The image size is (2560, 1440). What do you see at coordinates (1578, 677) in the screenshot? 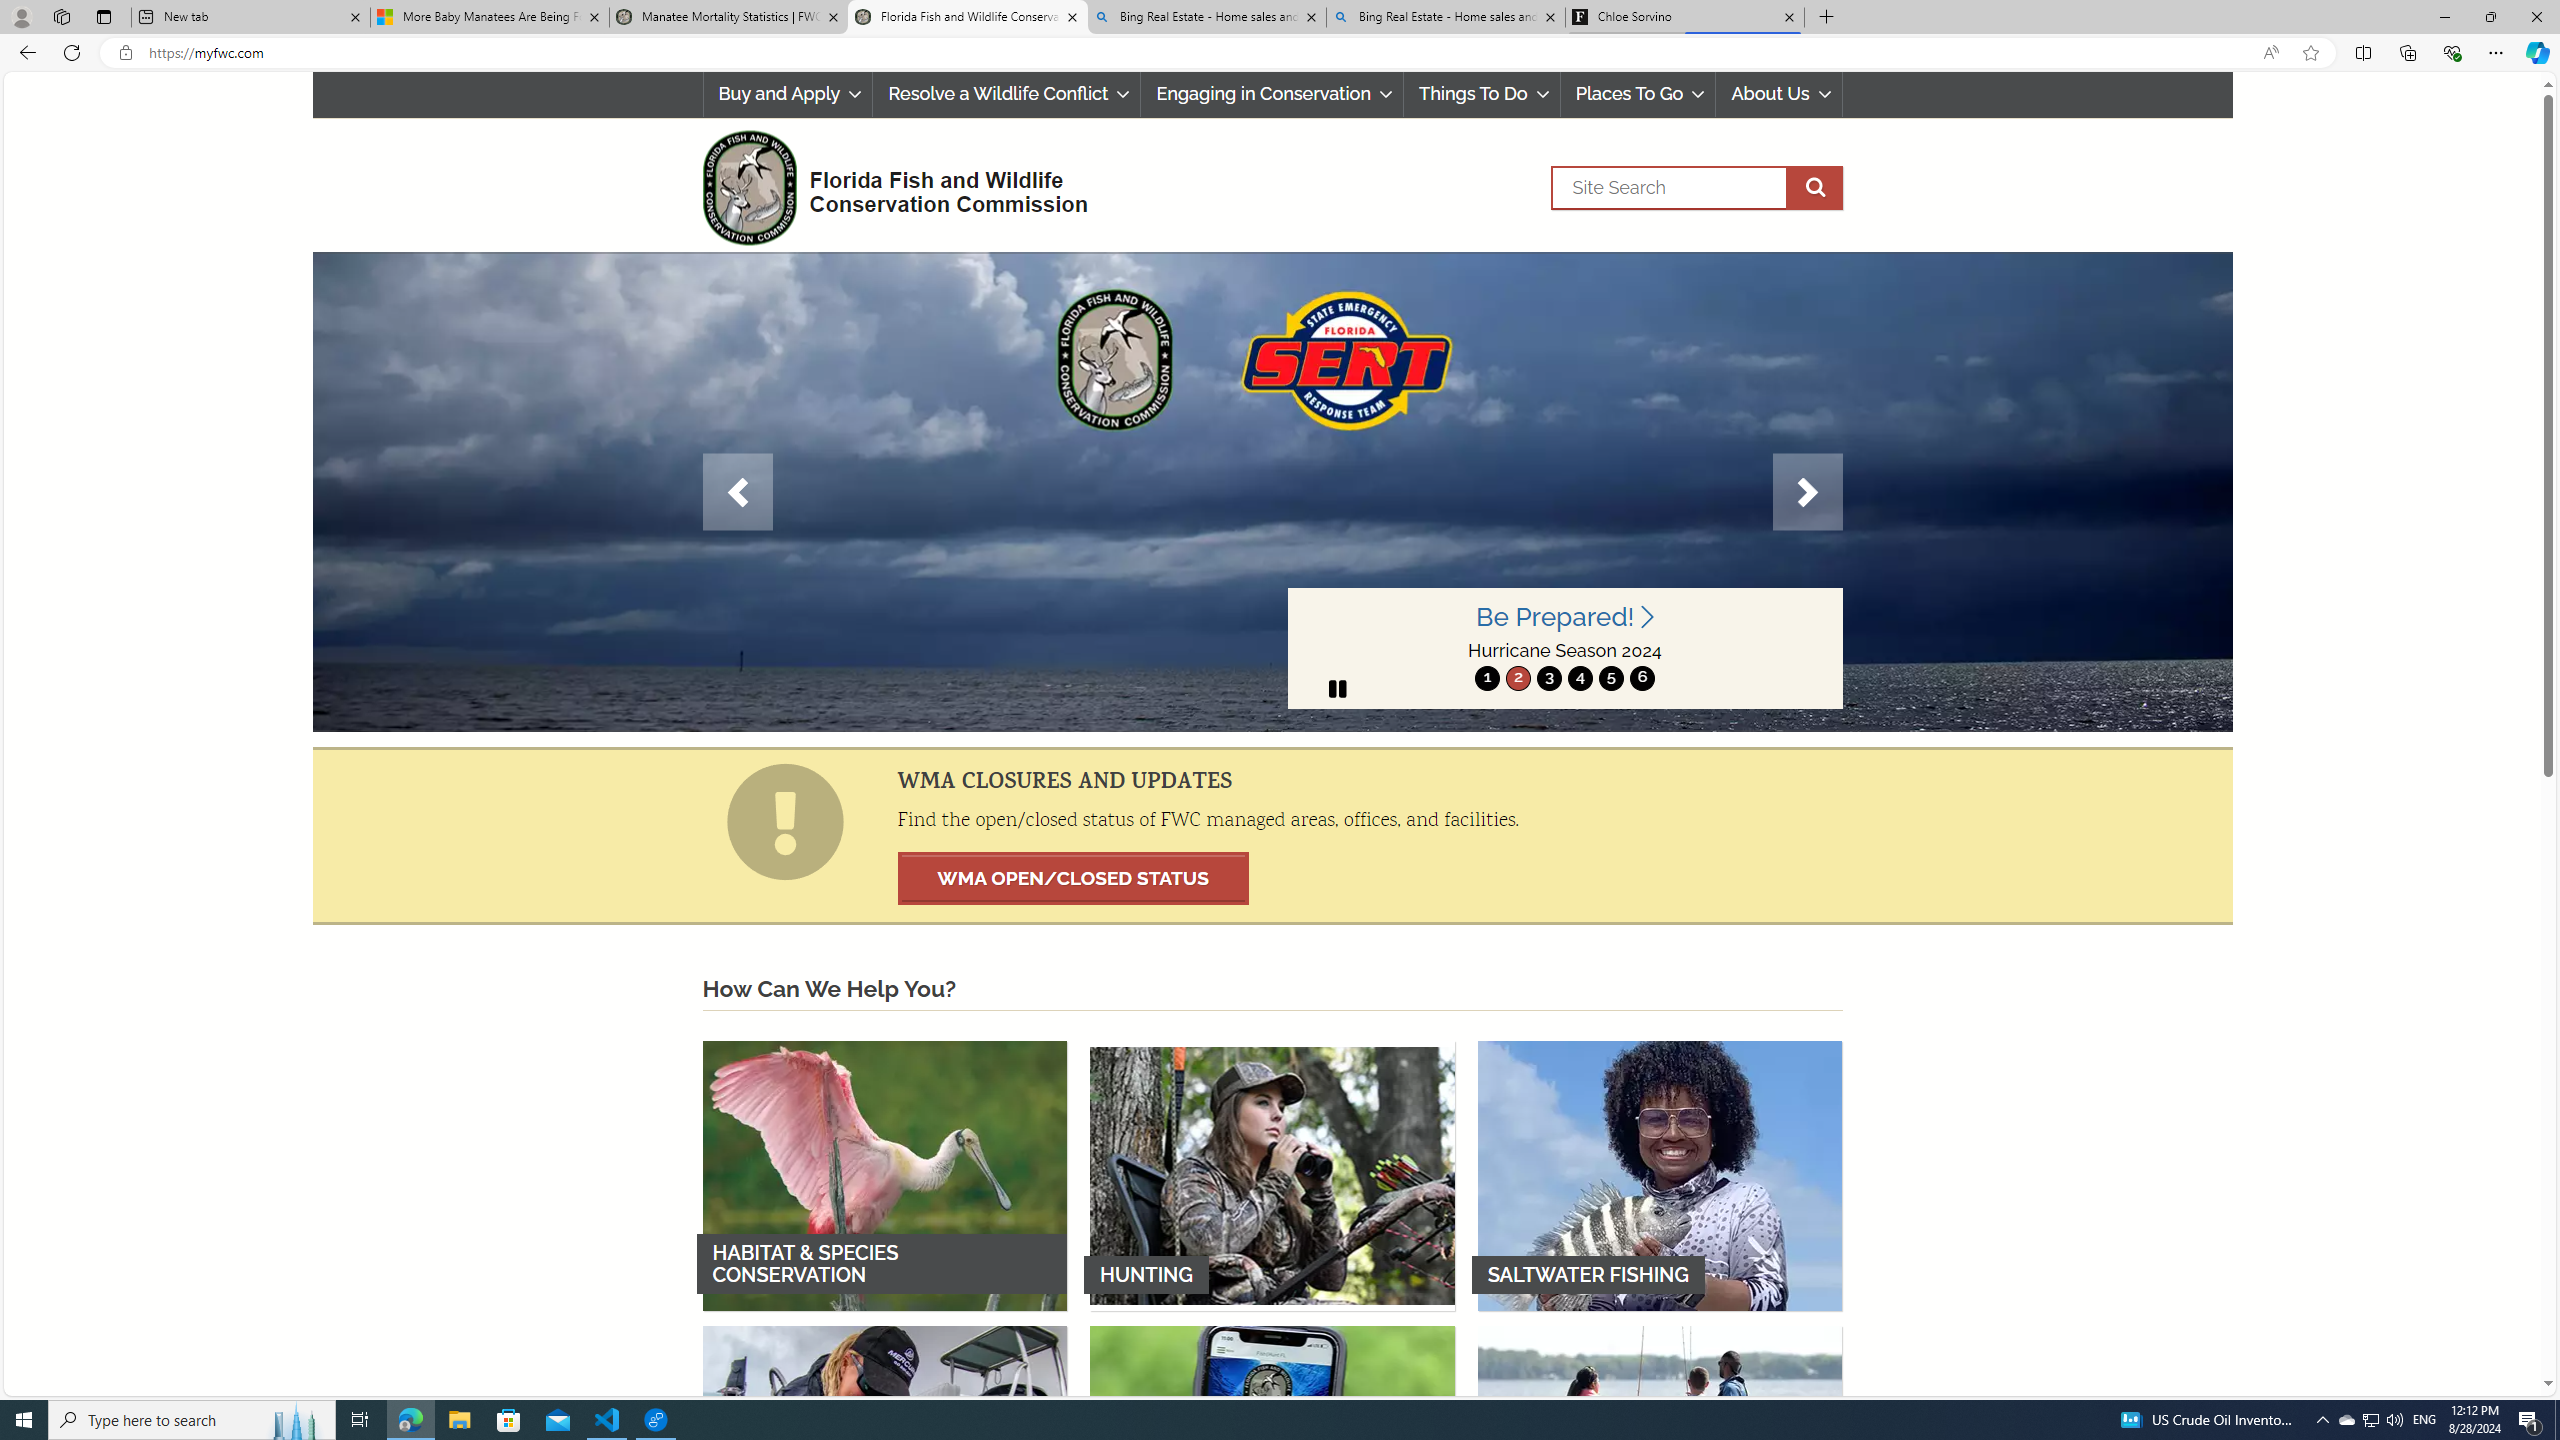
I see `'move to slide 4'` at bounding box center [1578, 677].